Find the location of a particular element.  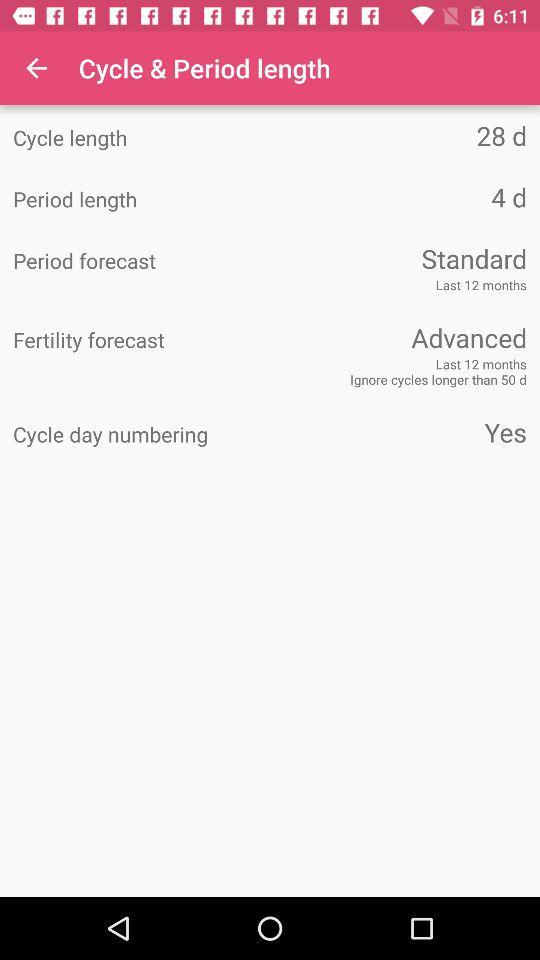

icon above the last 12 months icon is located at coordinates (140, 260).